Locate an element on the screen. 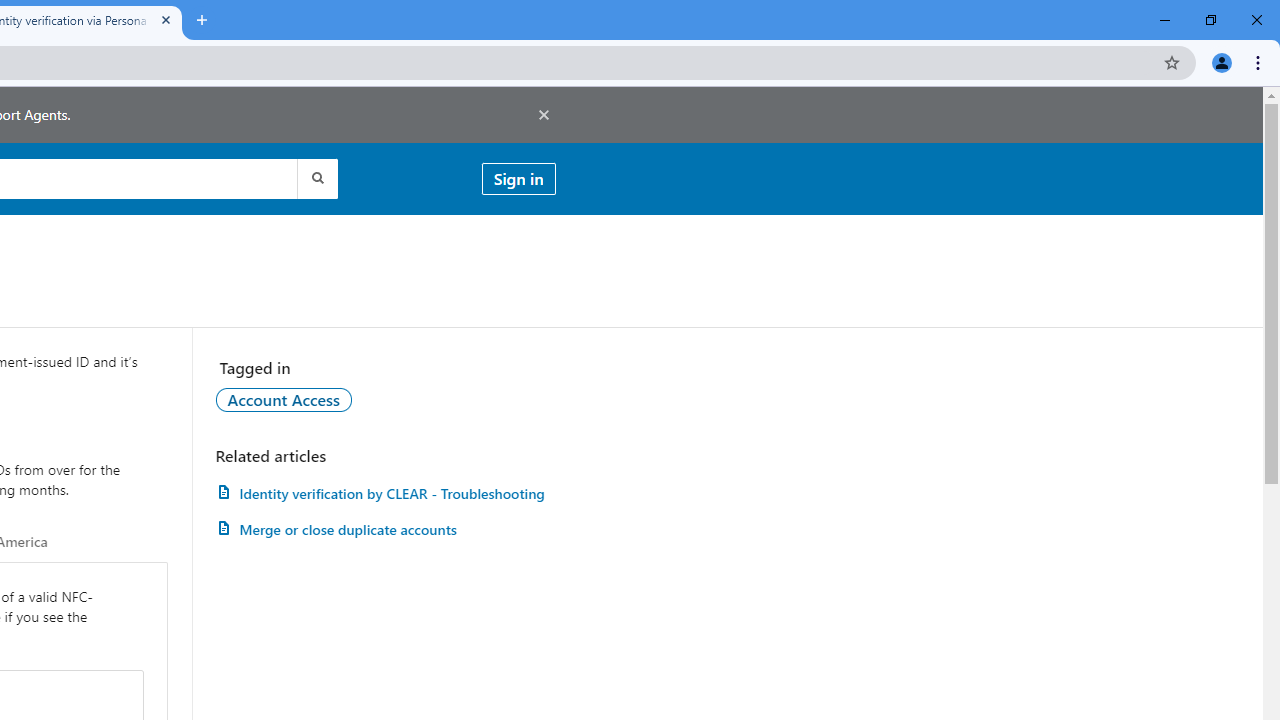 This screenshot has width=1280, height=720. 'AutomationID: topic-link-a151002' is located at coordinates (282, 399).